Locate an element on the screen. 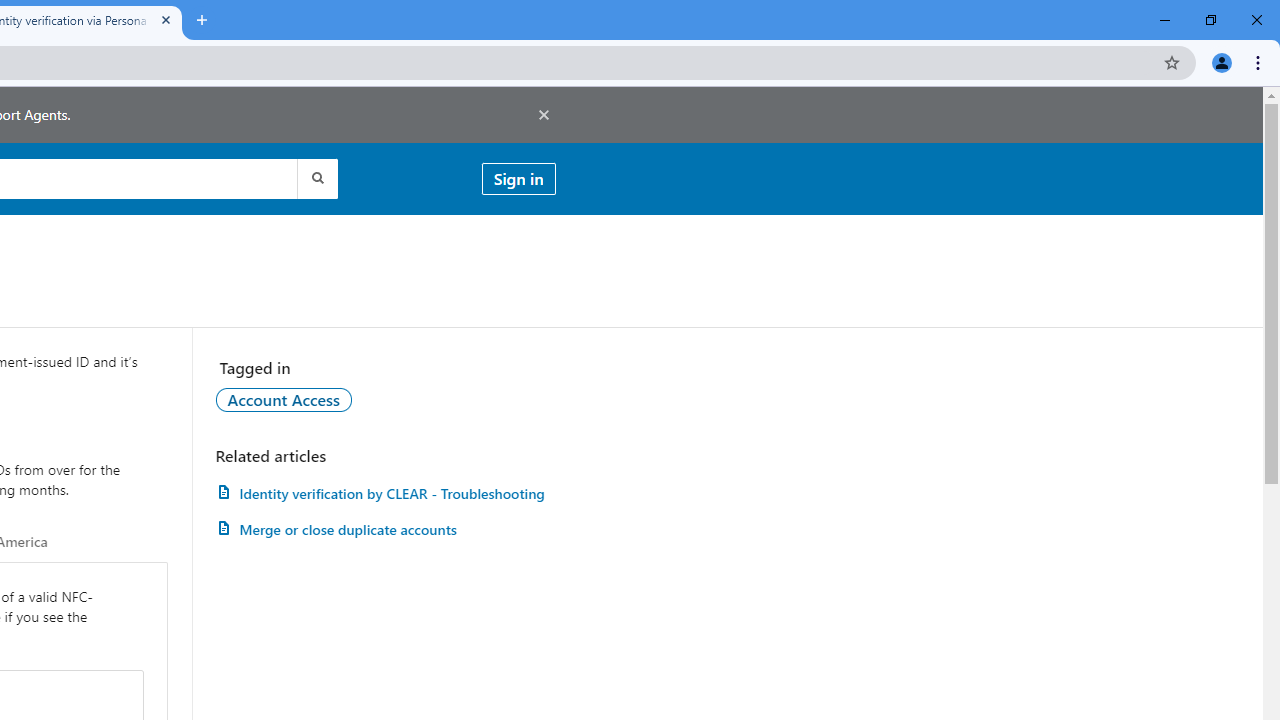 This screenshot has width=1280, height=720. 'AutomationID: topic-link-a151002' is located at coordinates (282, 399).